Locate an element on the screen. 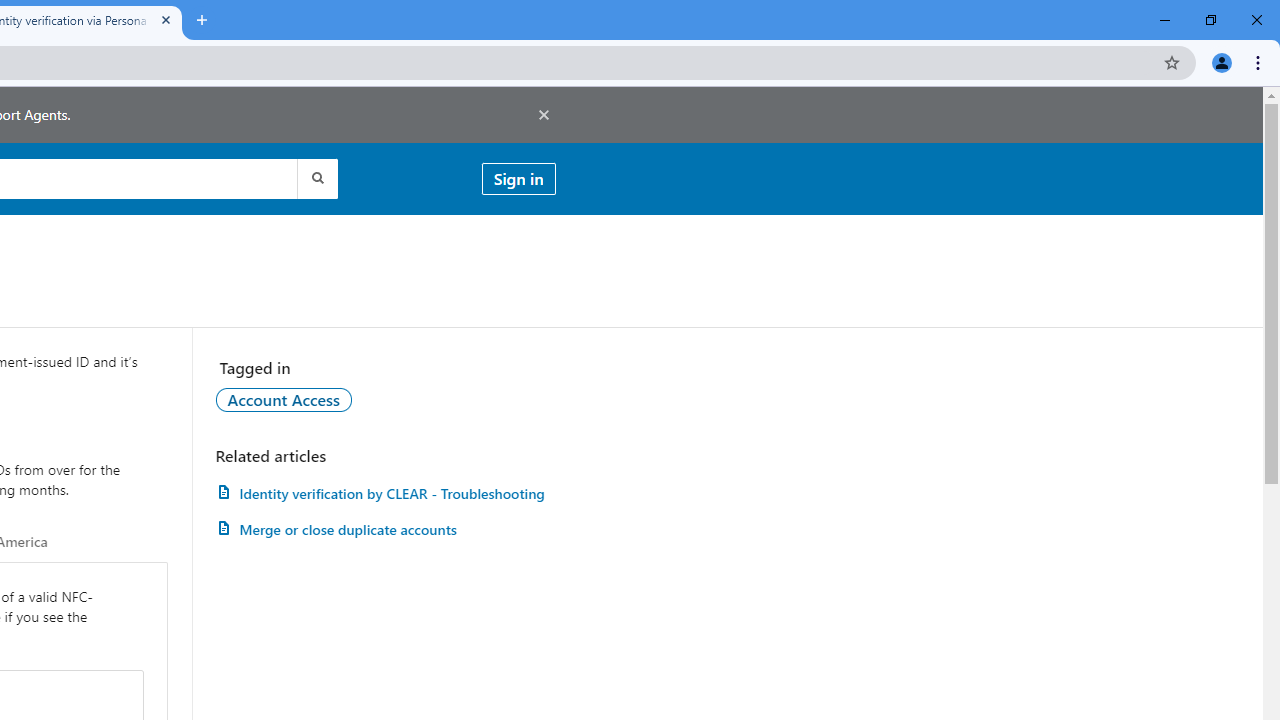 This screenshot has width=1280, height=720. 'AutomationID: topic-link-a151002' is located at coordinates (282, 399).